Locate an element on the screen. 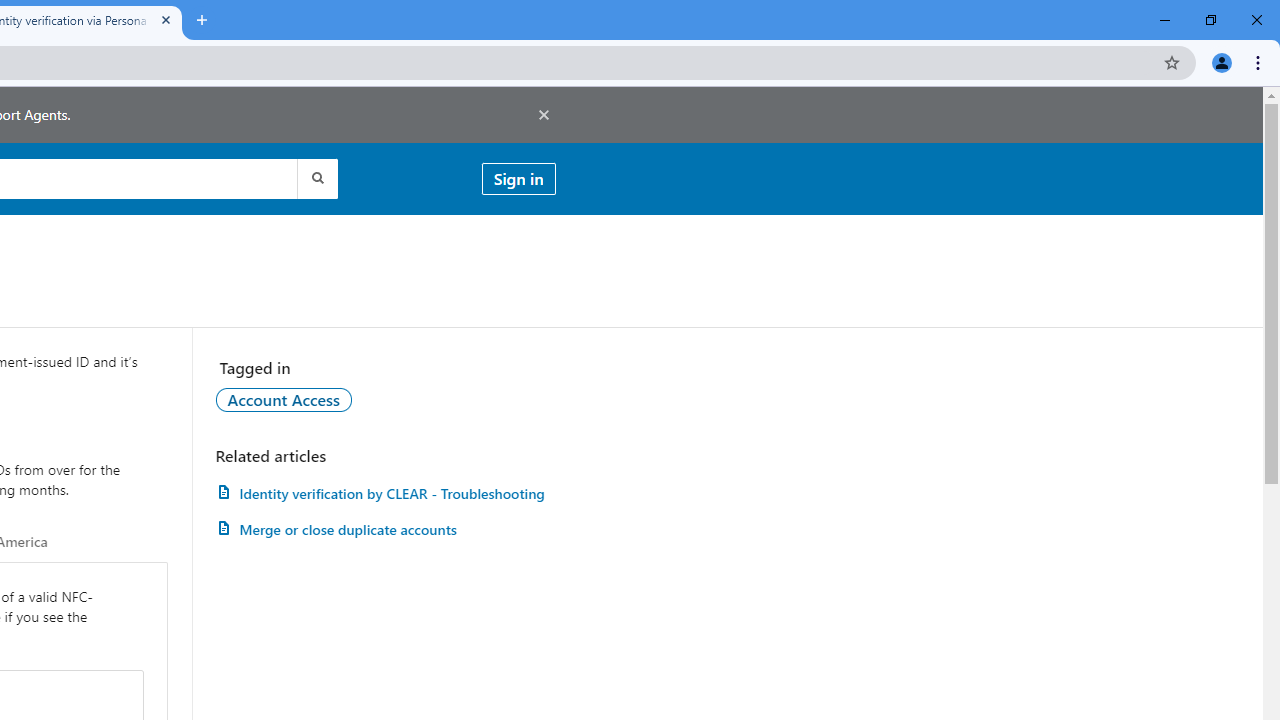 This screenshot has width=1280, height=720. 'AutomationID: topic-link-a151002' is located at coordinates (282, 399).